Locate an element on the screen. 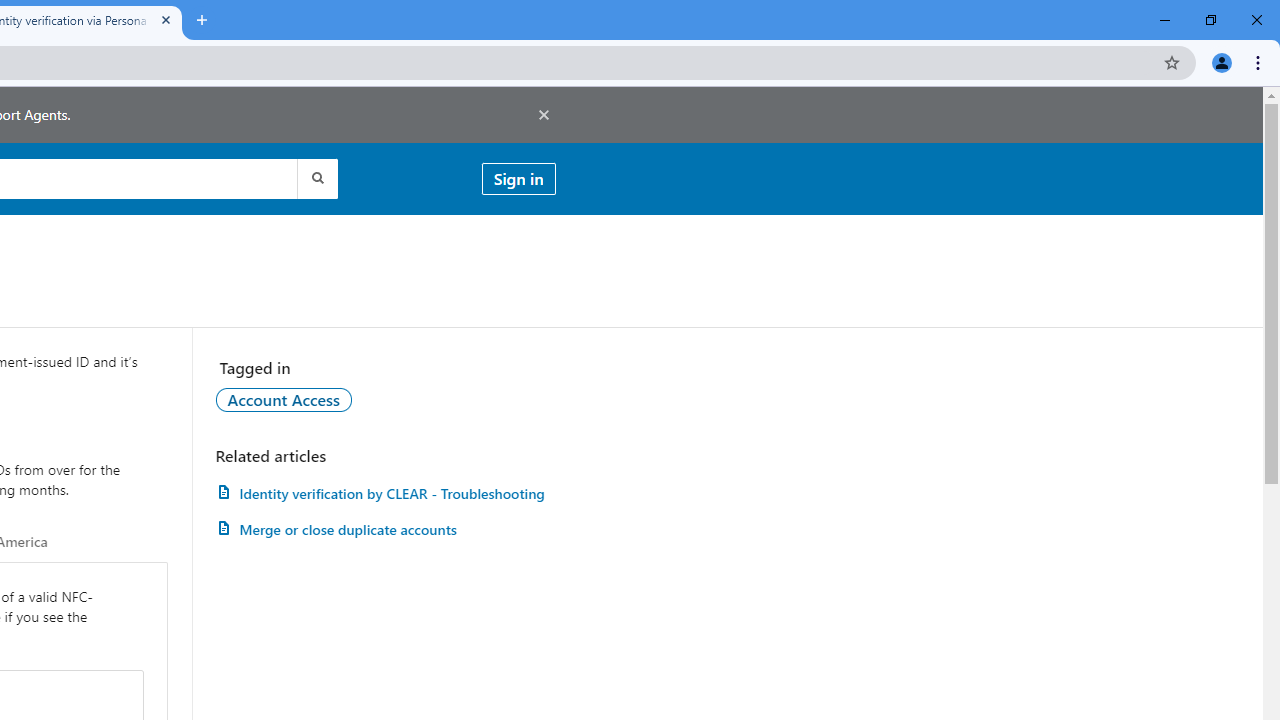 This screenshot has width=1280, height=720. 'AutomationID: topic-link-a151002' is located at coordinates (282, 399).